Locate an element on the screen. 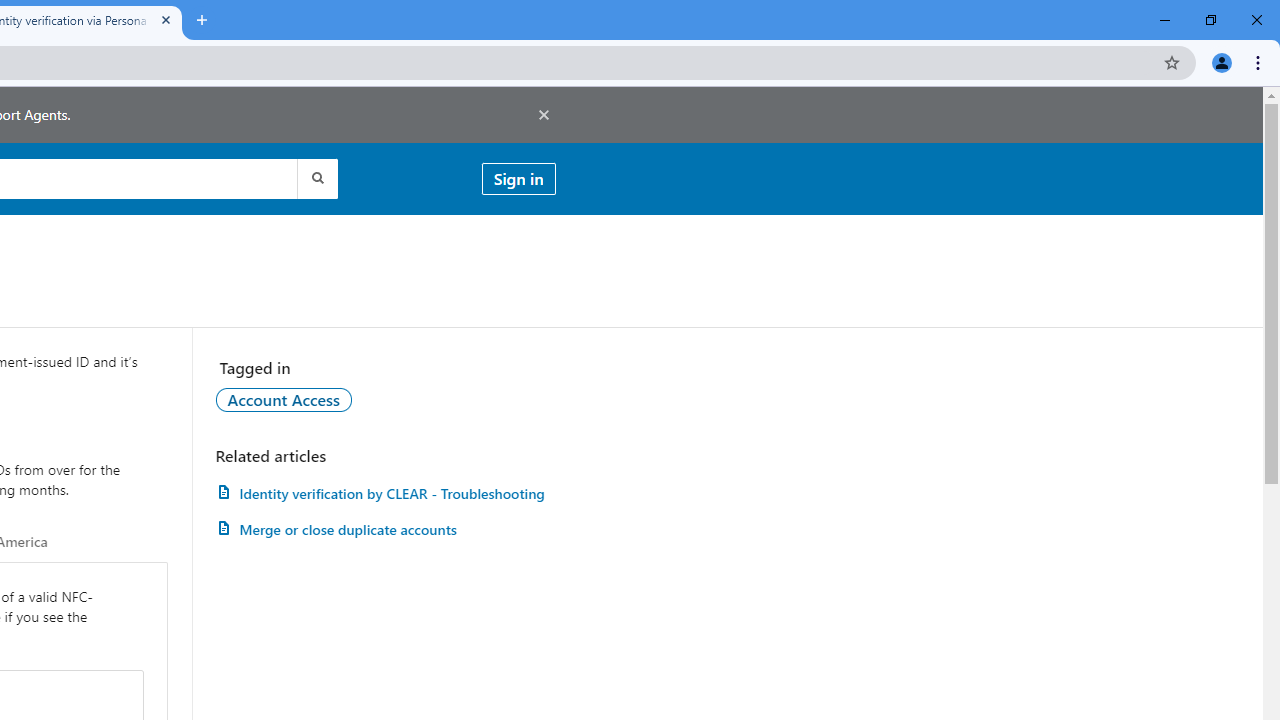 This screenshot has width=1280, height=720. 'AutomationID: topic-link-a151002' is located at coordinates (282, 399).